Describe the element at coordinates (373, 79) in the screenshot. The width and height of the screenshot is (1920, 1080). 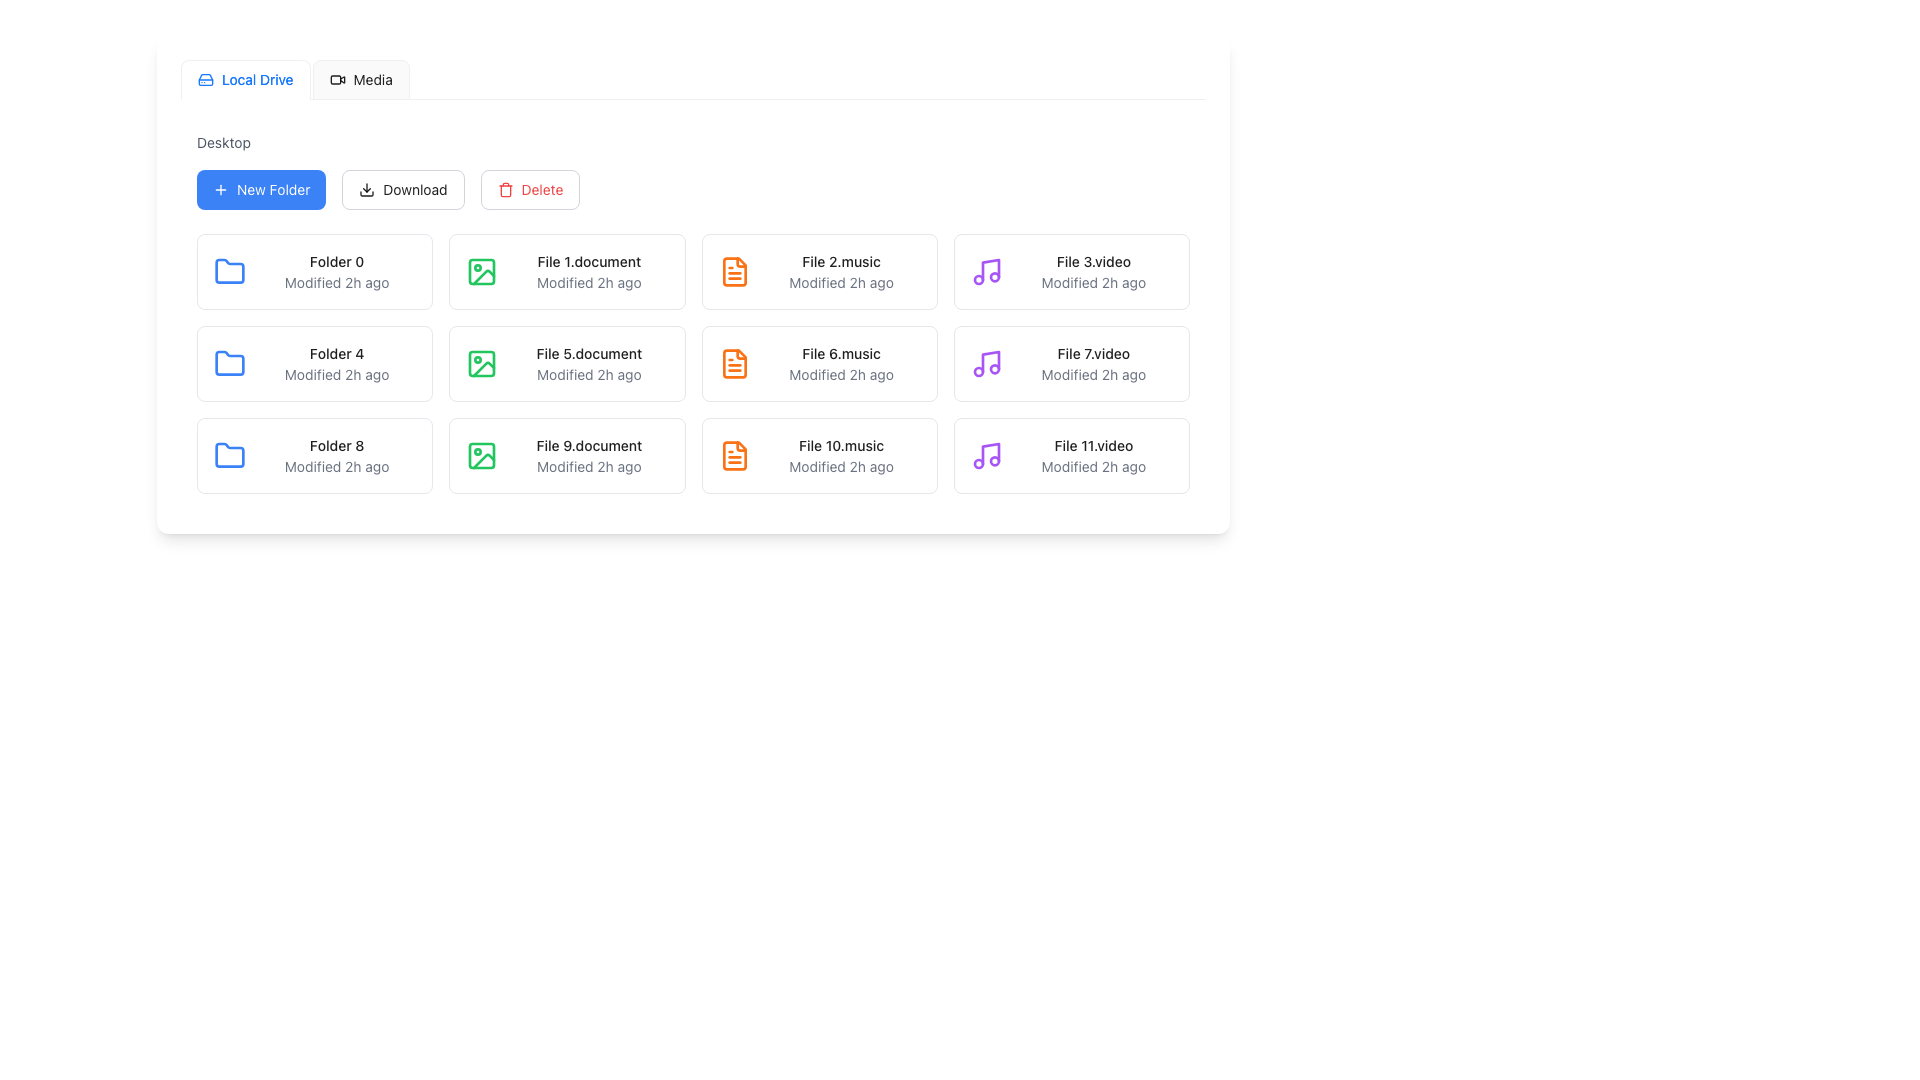
I see `the Text label that indicates a section or functionality related to media files, located in the upper left of the interface, above the main content` at that location.